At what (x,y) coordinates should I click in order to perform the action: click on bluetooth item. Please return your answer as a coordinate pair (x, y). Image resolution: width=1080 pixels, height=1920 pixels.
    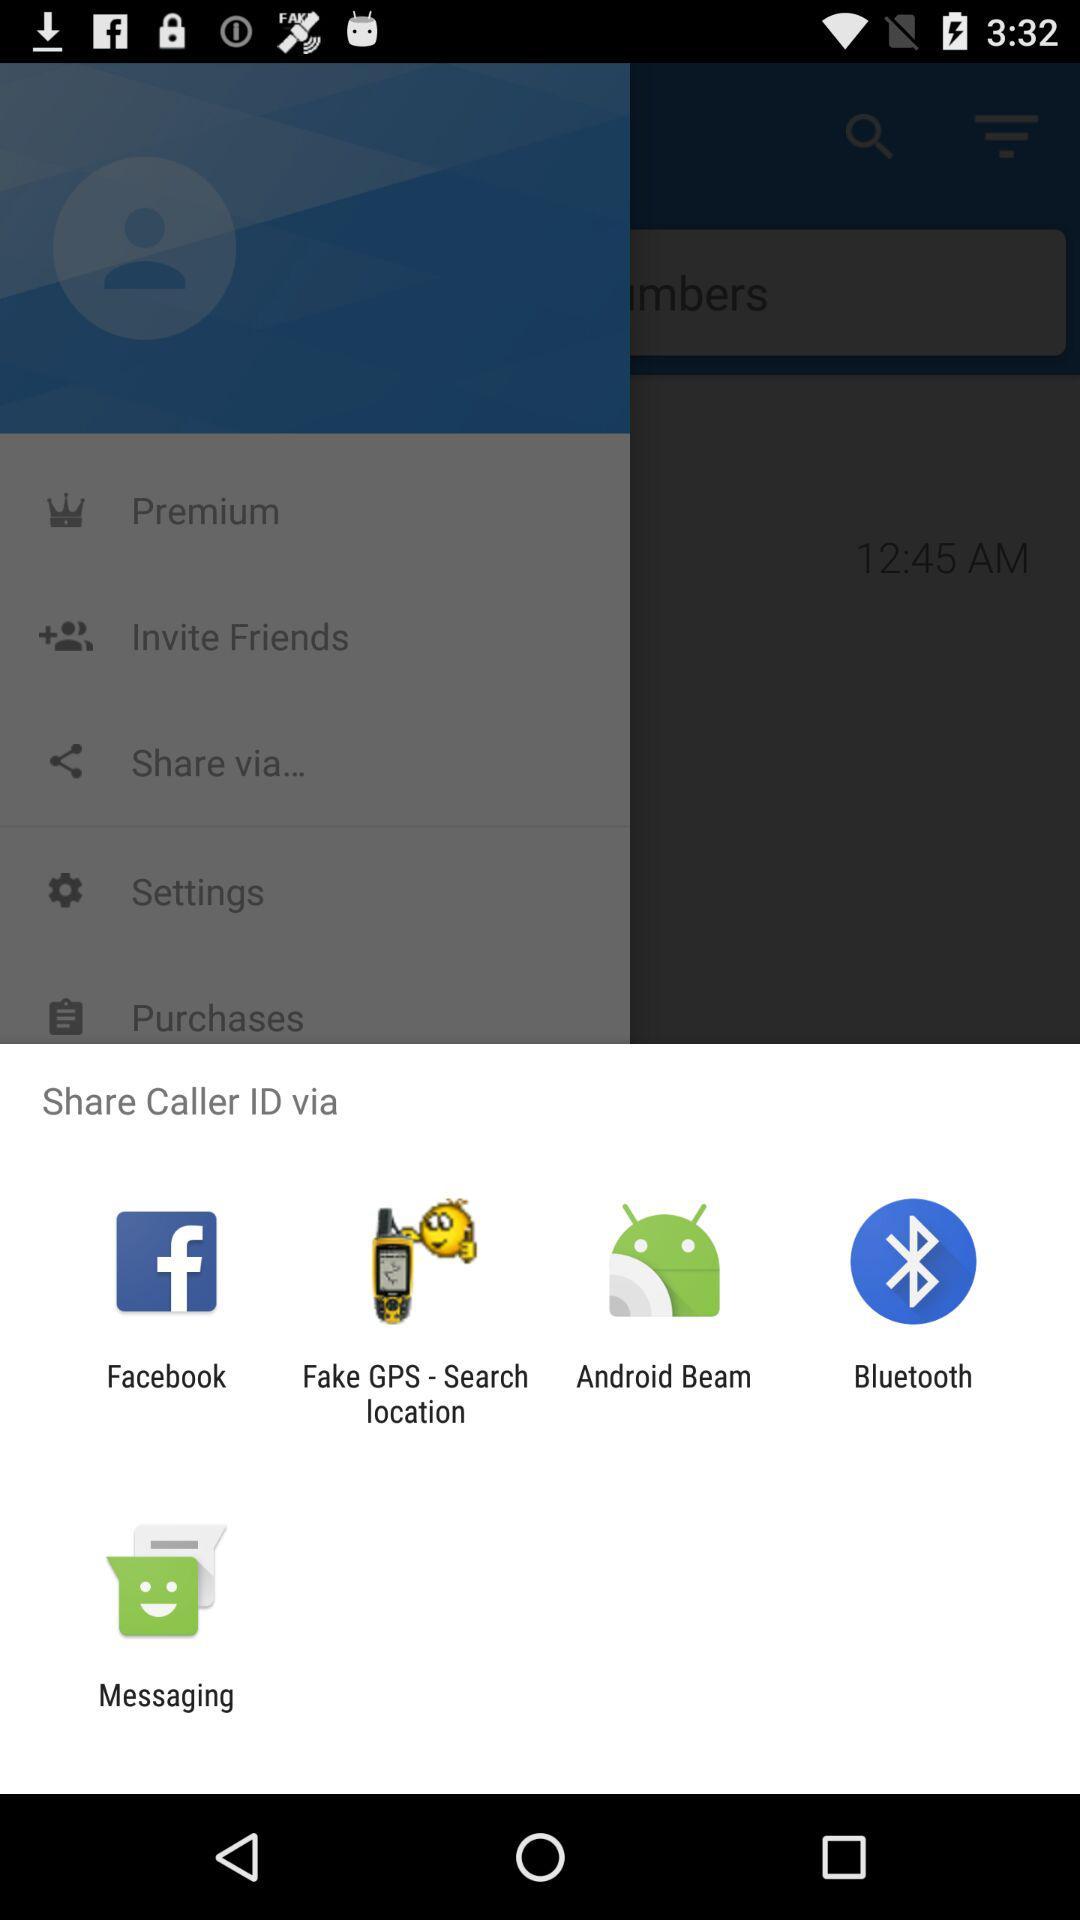
    Looking at the image, I should click on (913, 1392).